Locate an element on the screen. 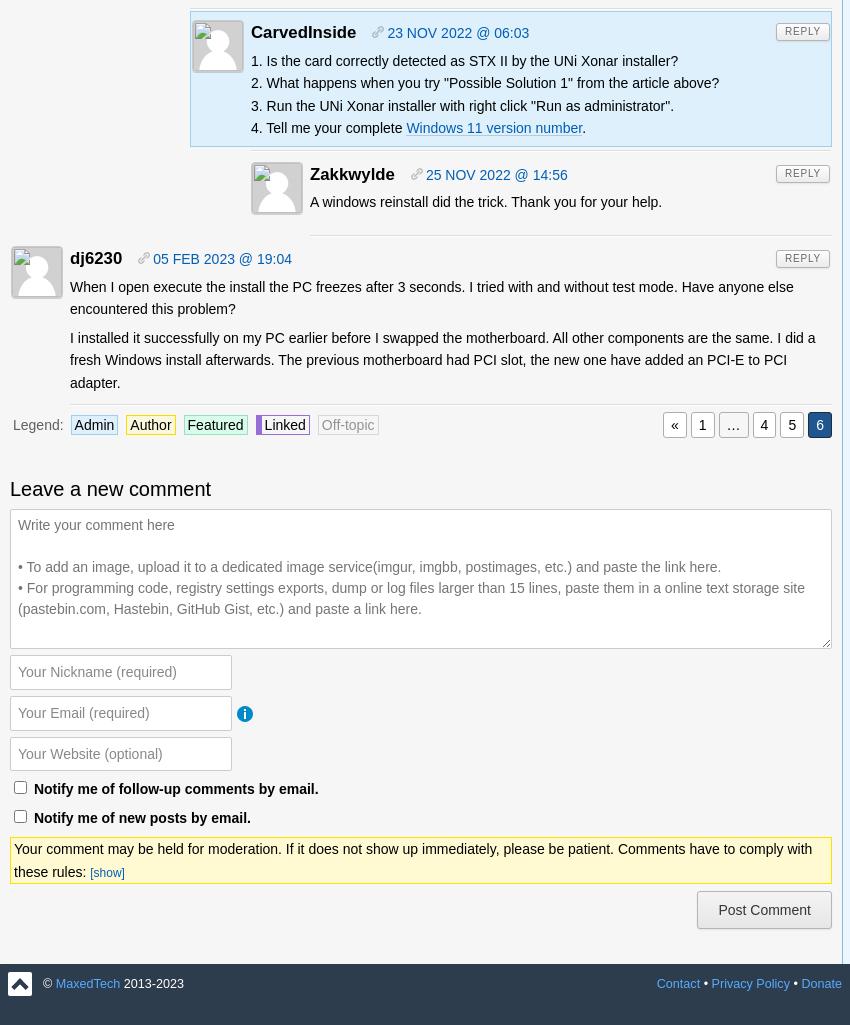 This screenshot has width=850, height=1025. 'Off-topic' is located at coordinates (346, 423).